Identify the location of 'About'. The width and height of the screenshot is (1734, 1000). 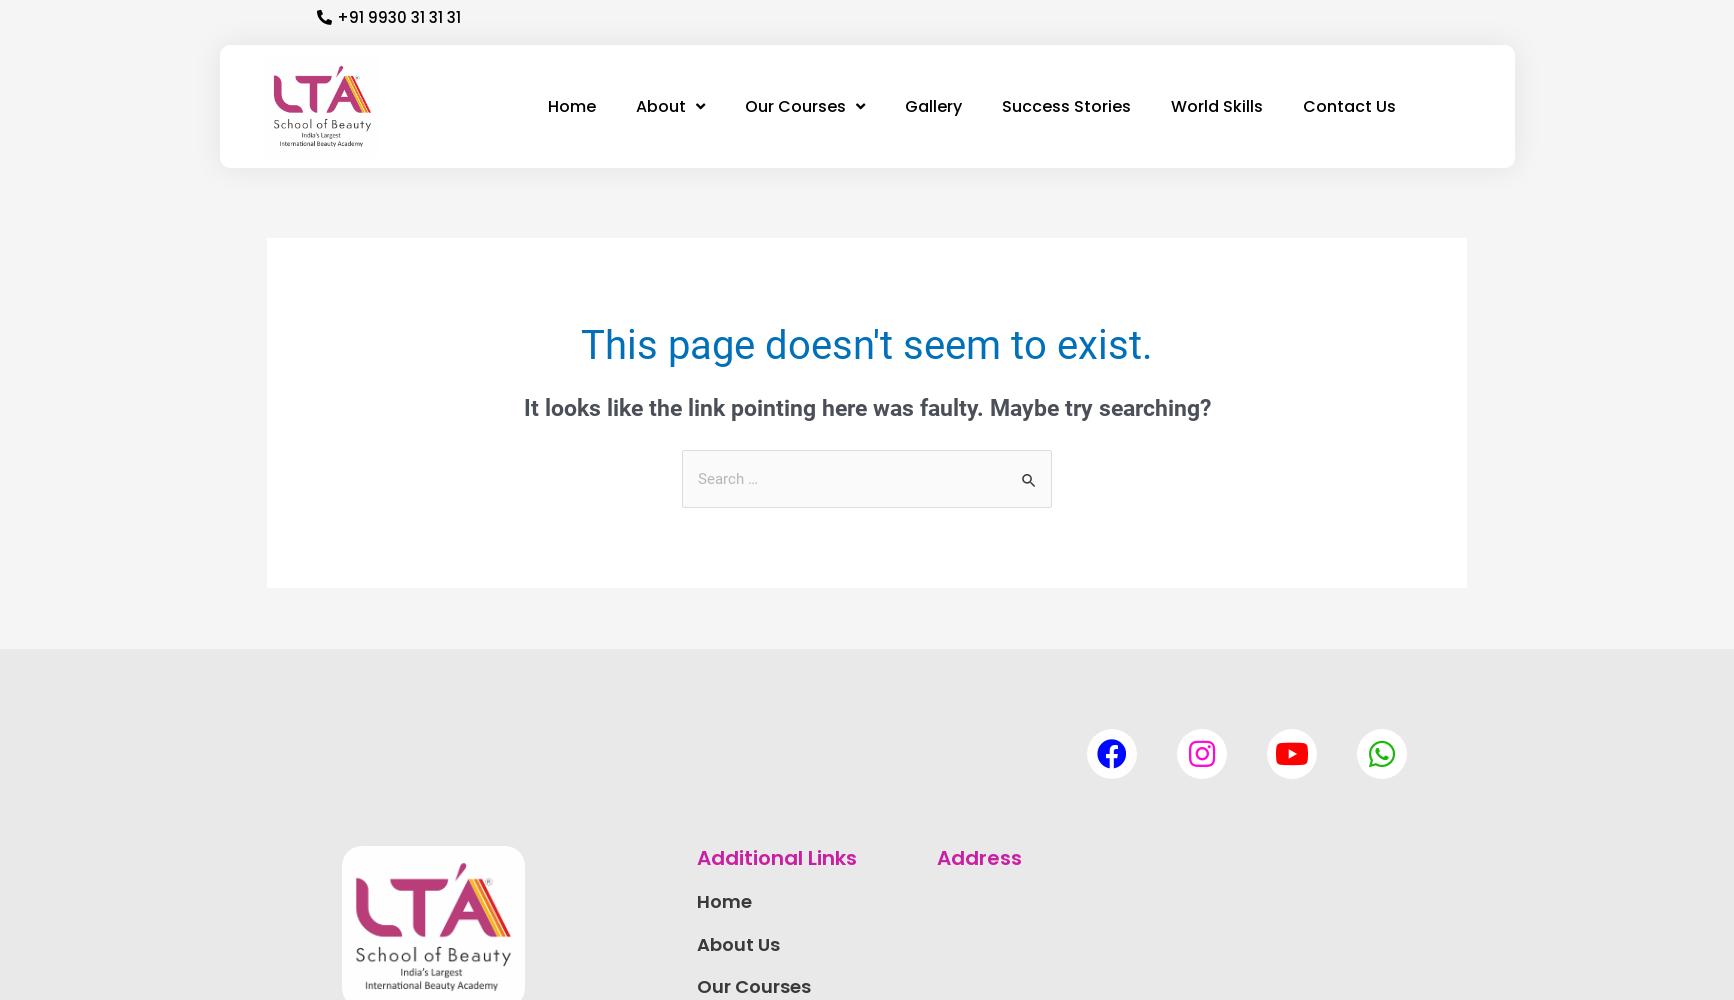
(658, 105).